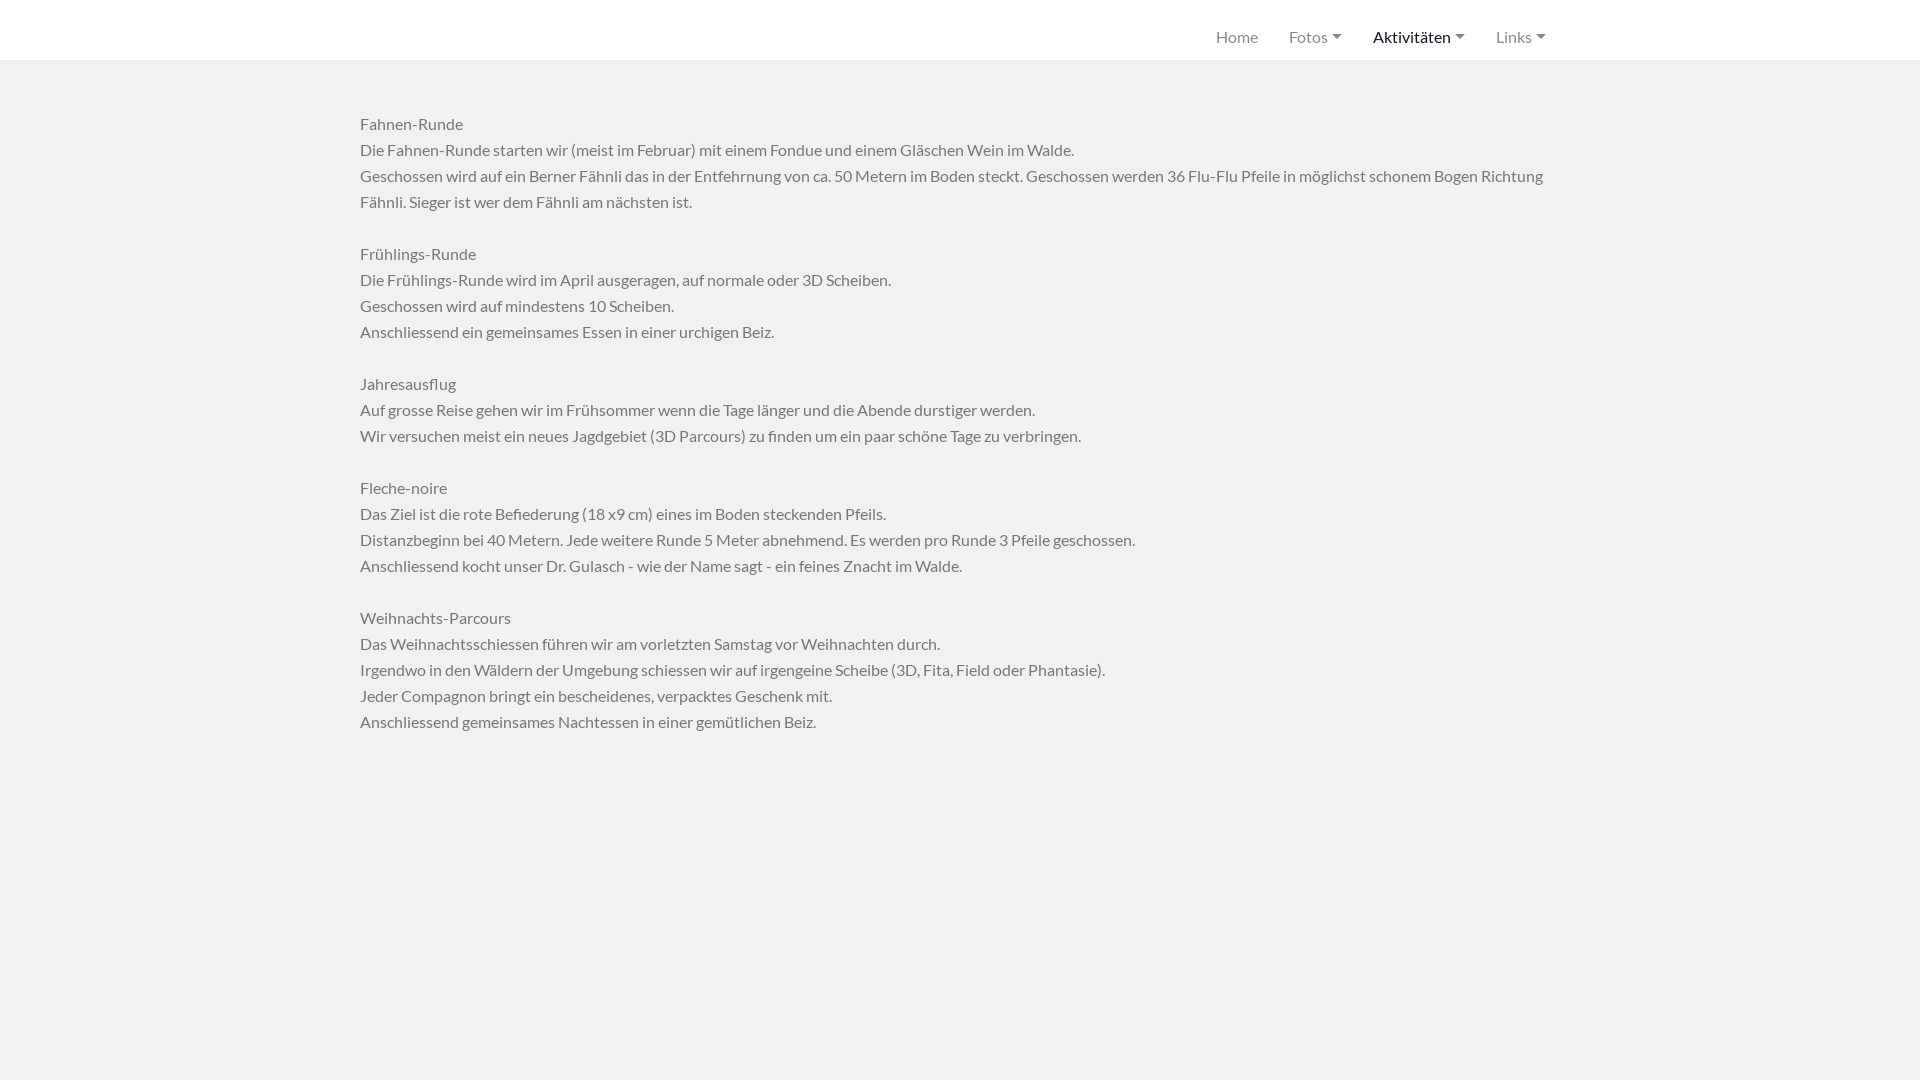 This screenshot has width=1920, height=1080. Describe the element at coordinates (1242, 30) in the screenshot. I see `'Home'` at that location.